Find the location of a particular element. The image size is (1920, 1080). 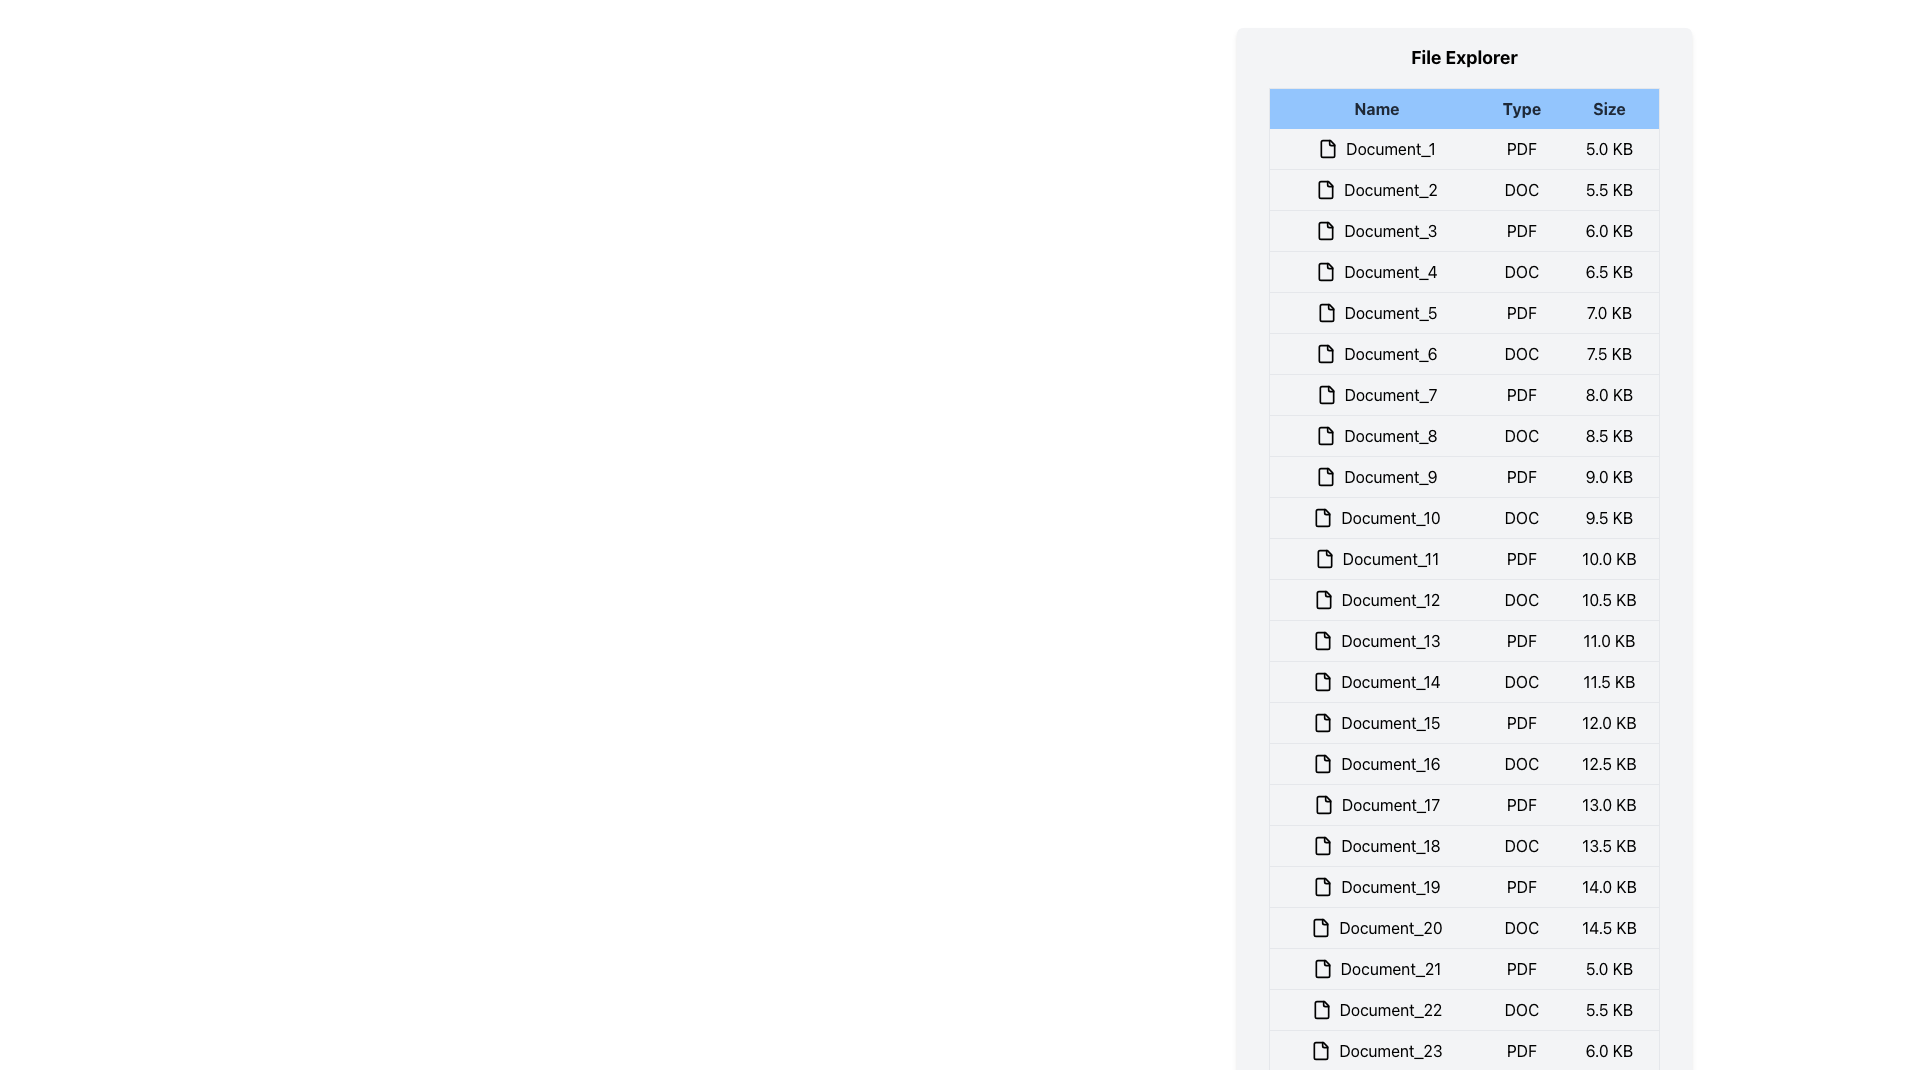

the 'PDF' type indicator text label for the file 'Document_15' to select the text is located at coordinates (1520, 722).